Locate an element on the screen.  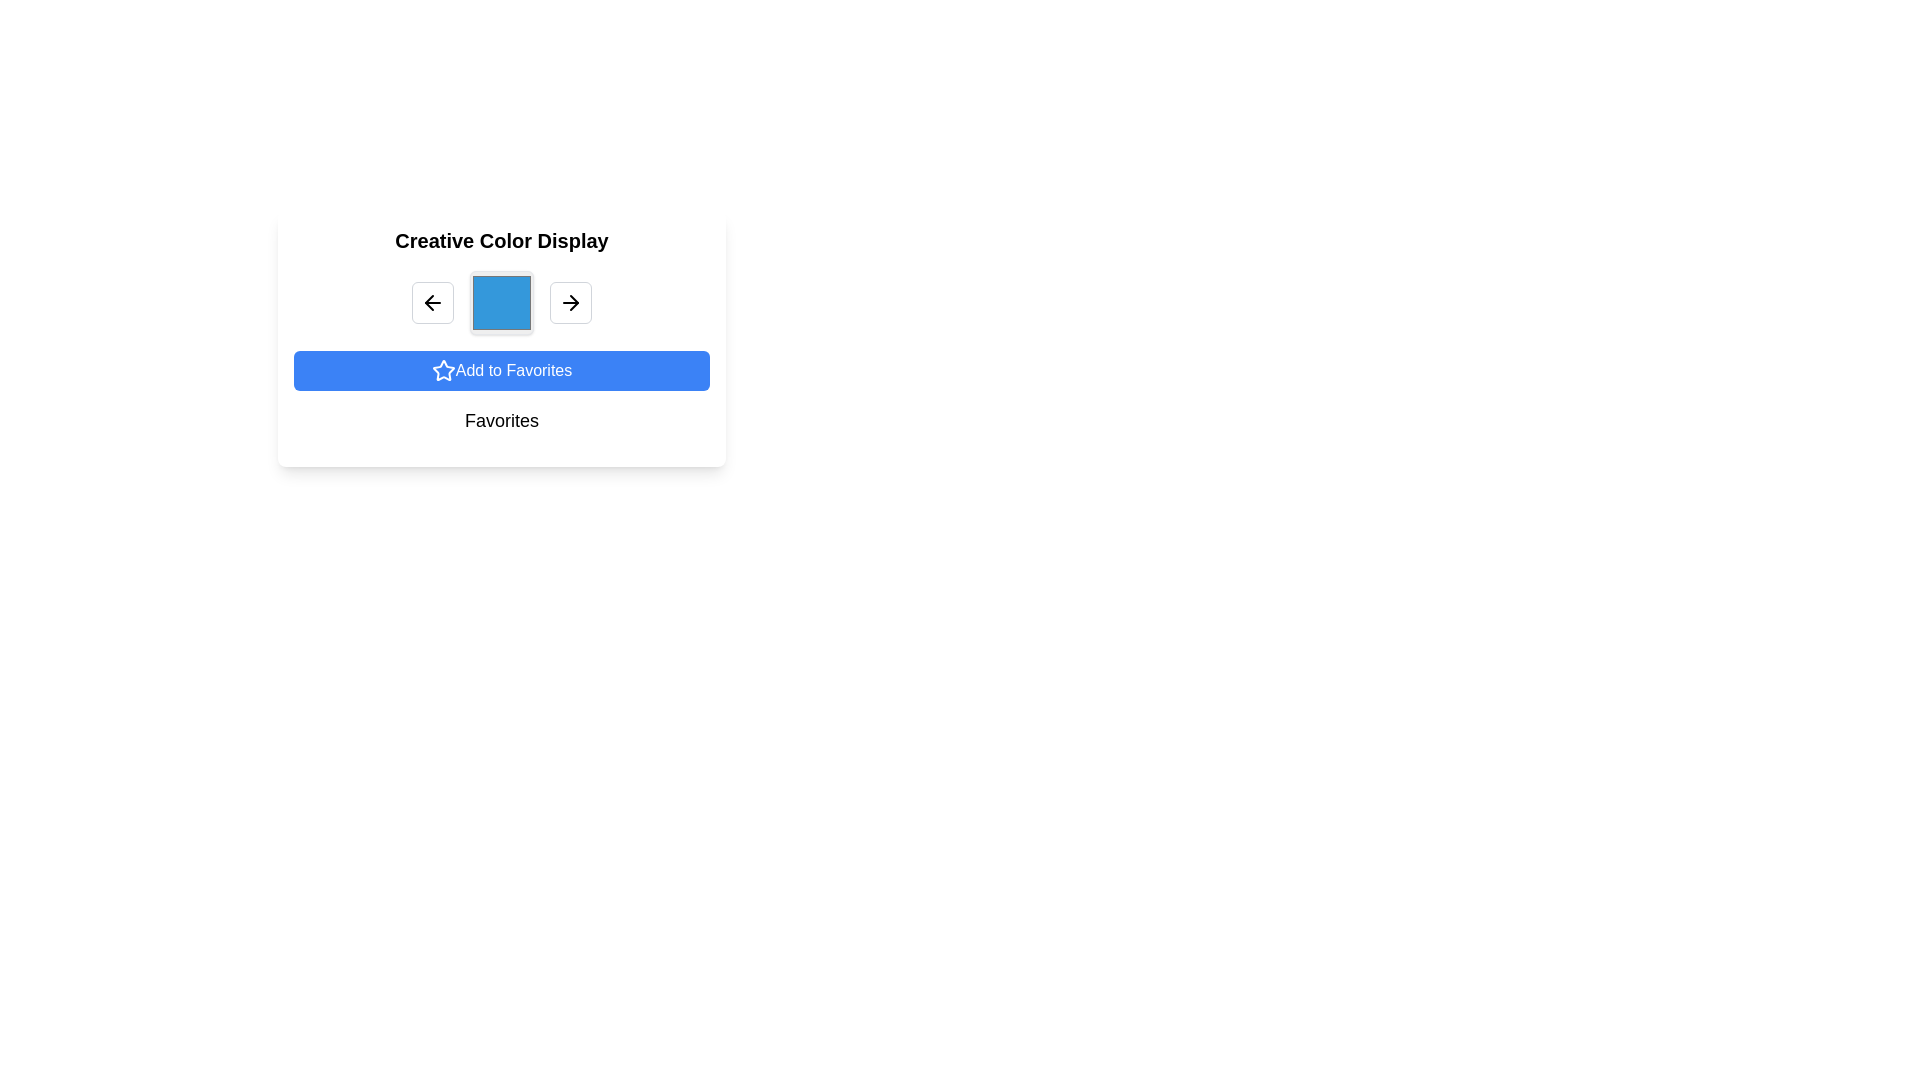
the rightmost button with a minimalist arrow icon pointing to the right is located at coordinates (573, 303).